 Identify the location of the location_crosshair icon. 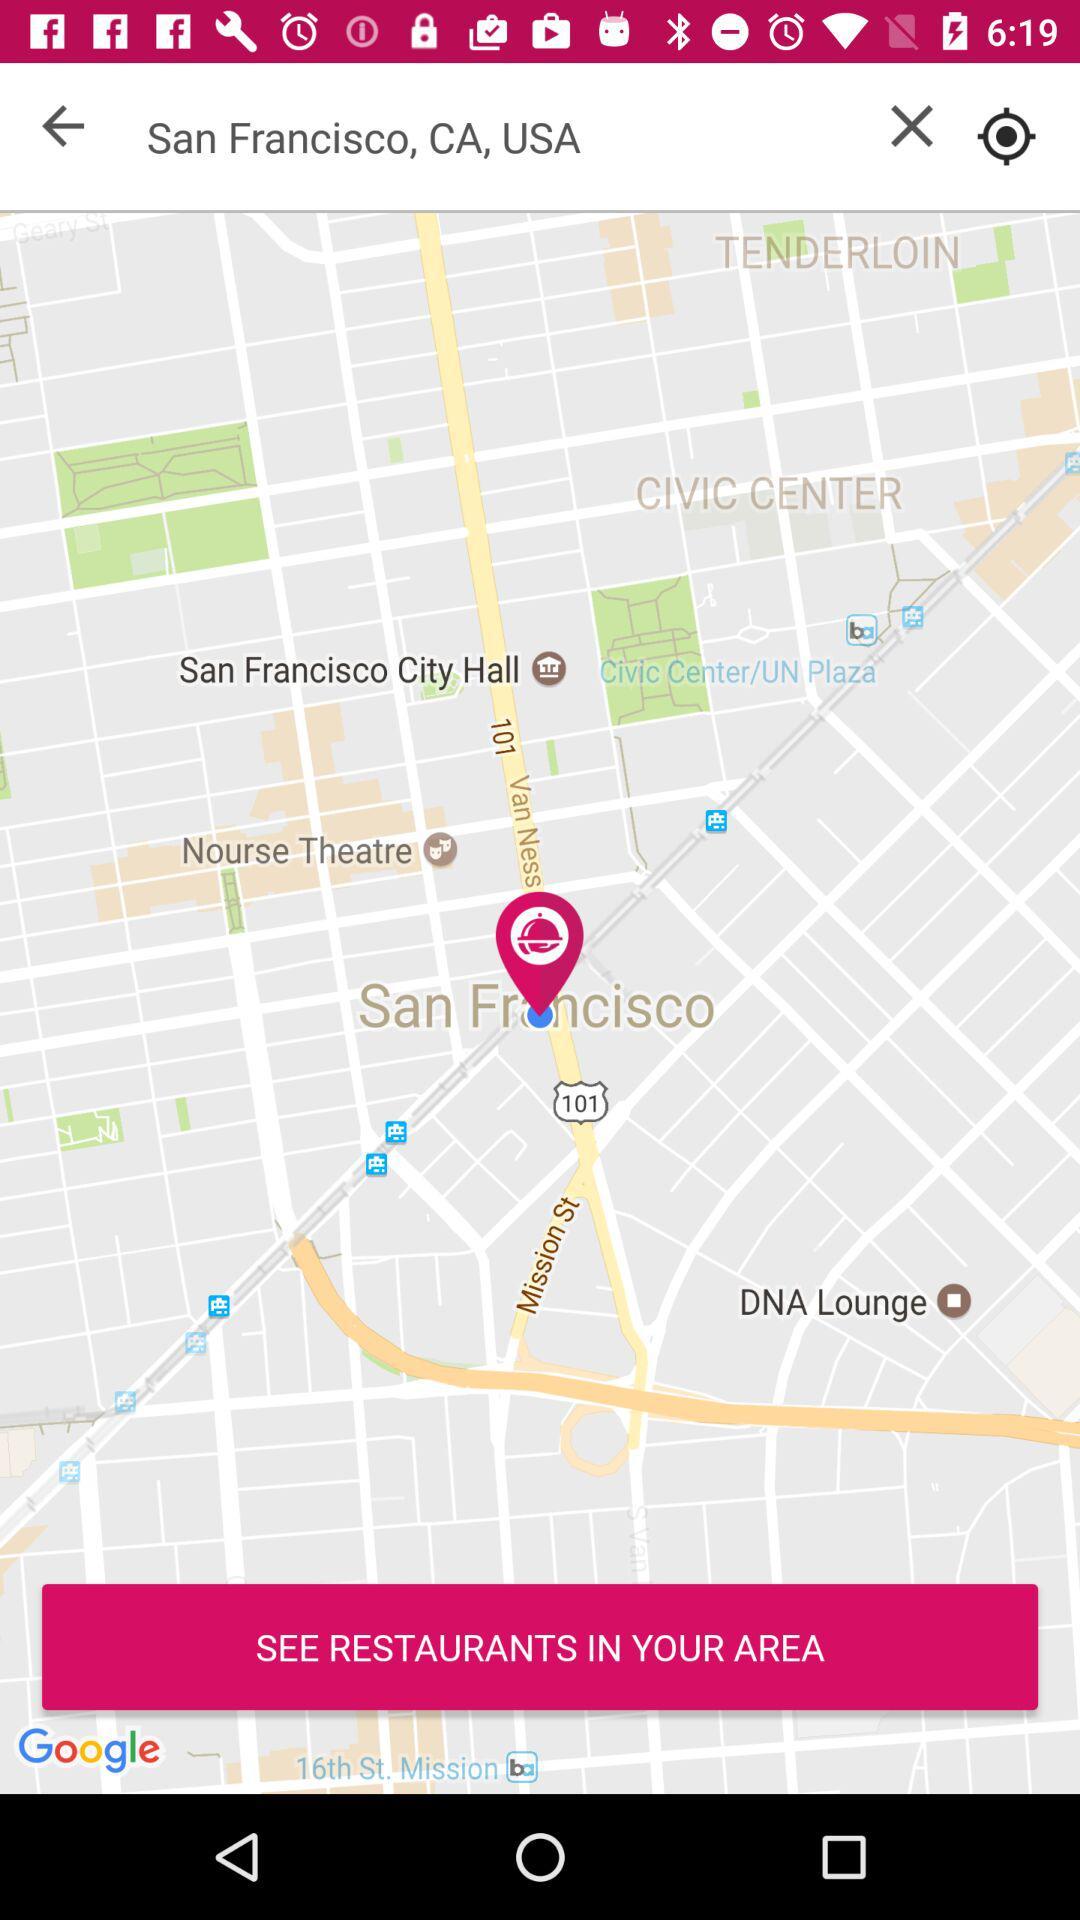
(1006, 135).